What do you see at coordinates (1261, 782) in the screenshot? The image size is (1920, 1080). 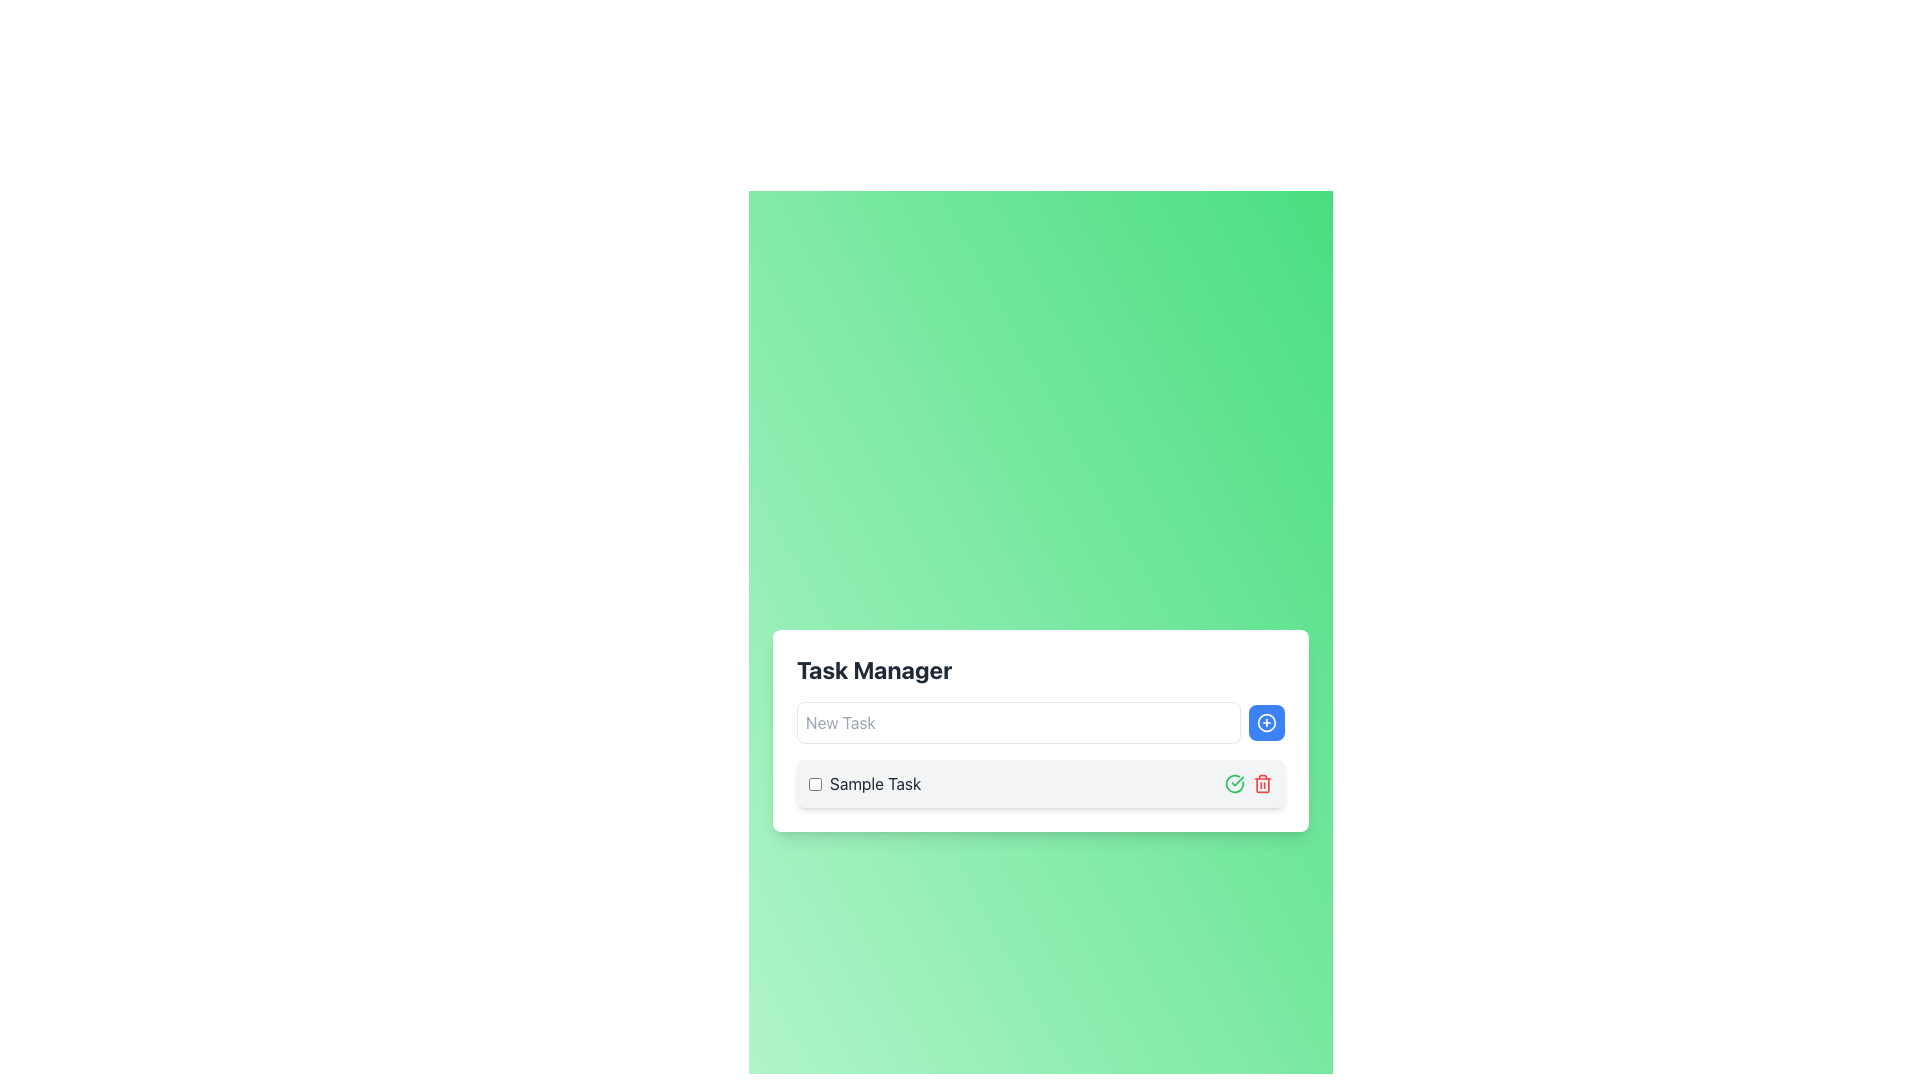 I see `the trash can icon button located in the lower-right part of the interface` at bounding box center [1261, 782].